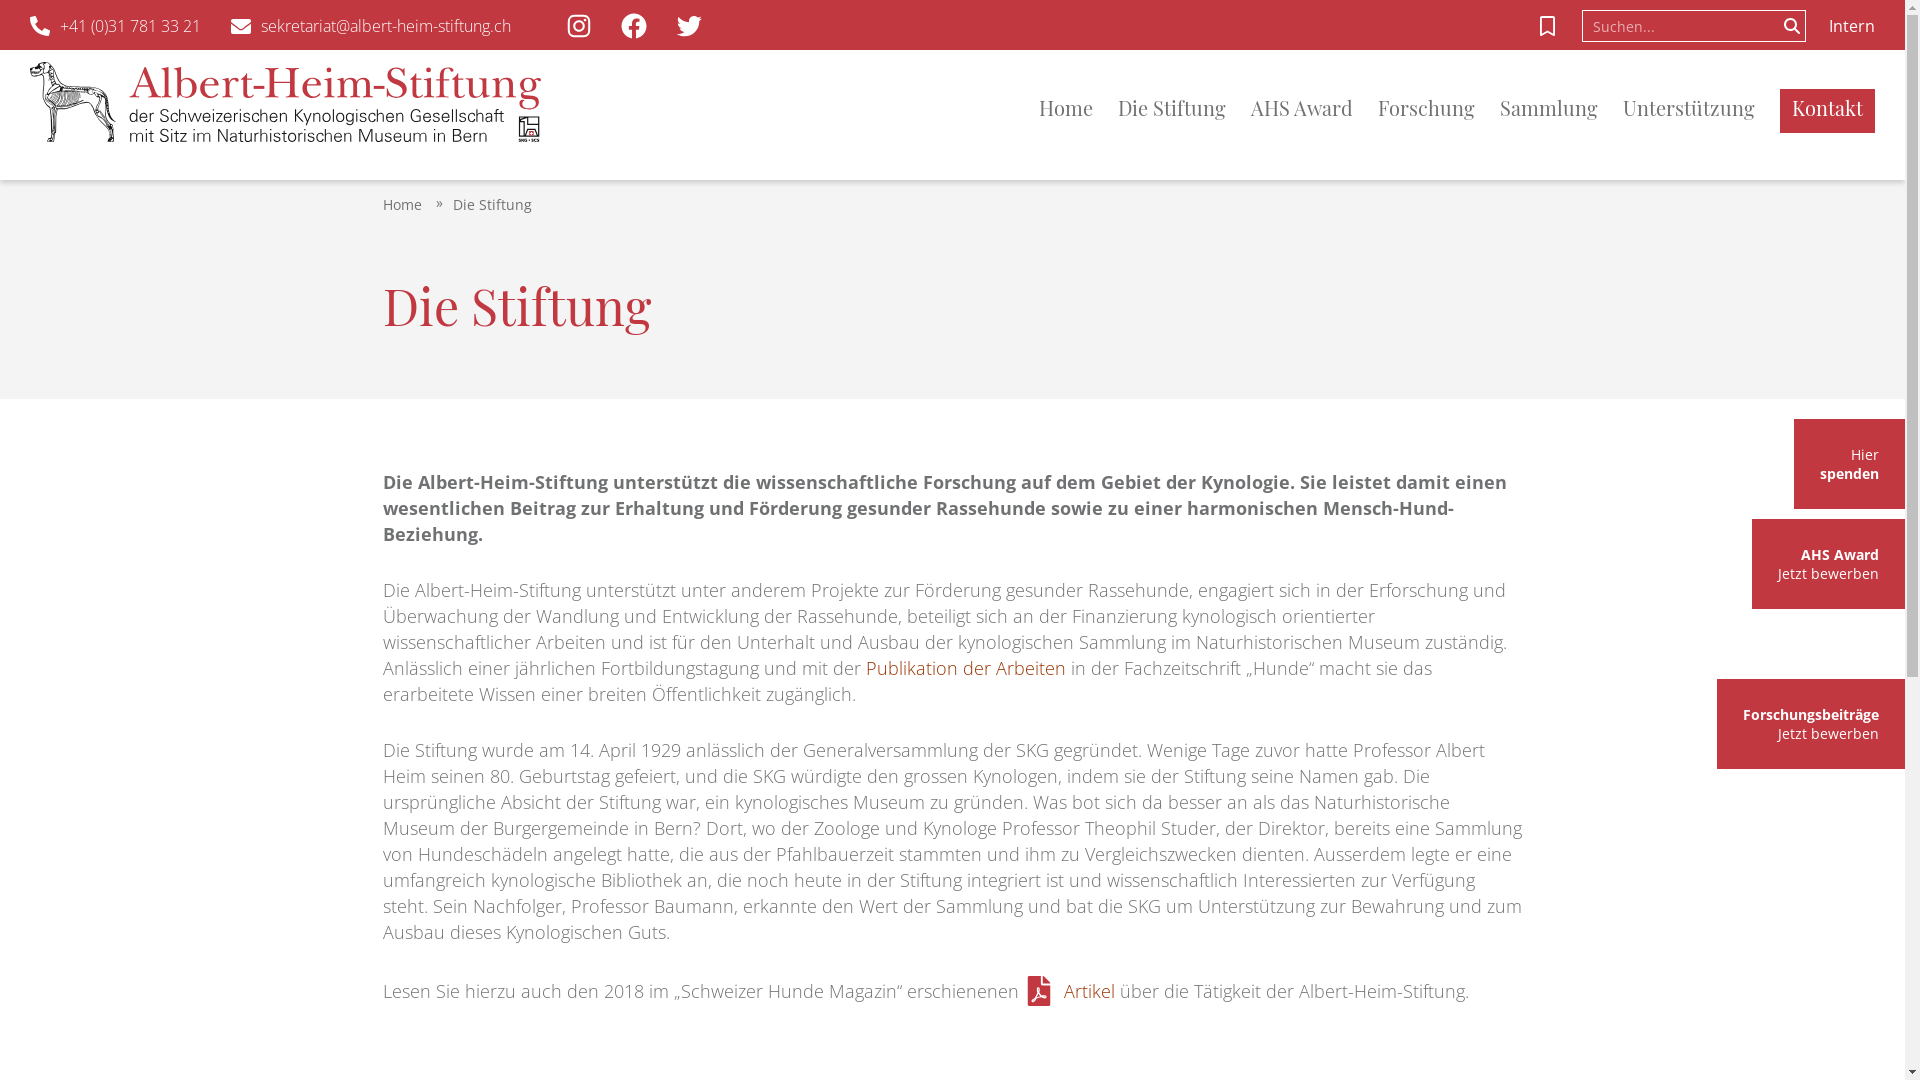 The image size is (1920, 1080). Describe the element at coordinates (370, 26) in the screenshot. I see `'sekretariat@albert-heim-stiftung.ch'` at that location.